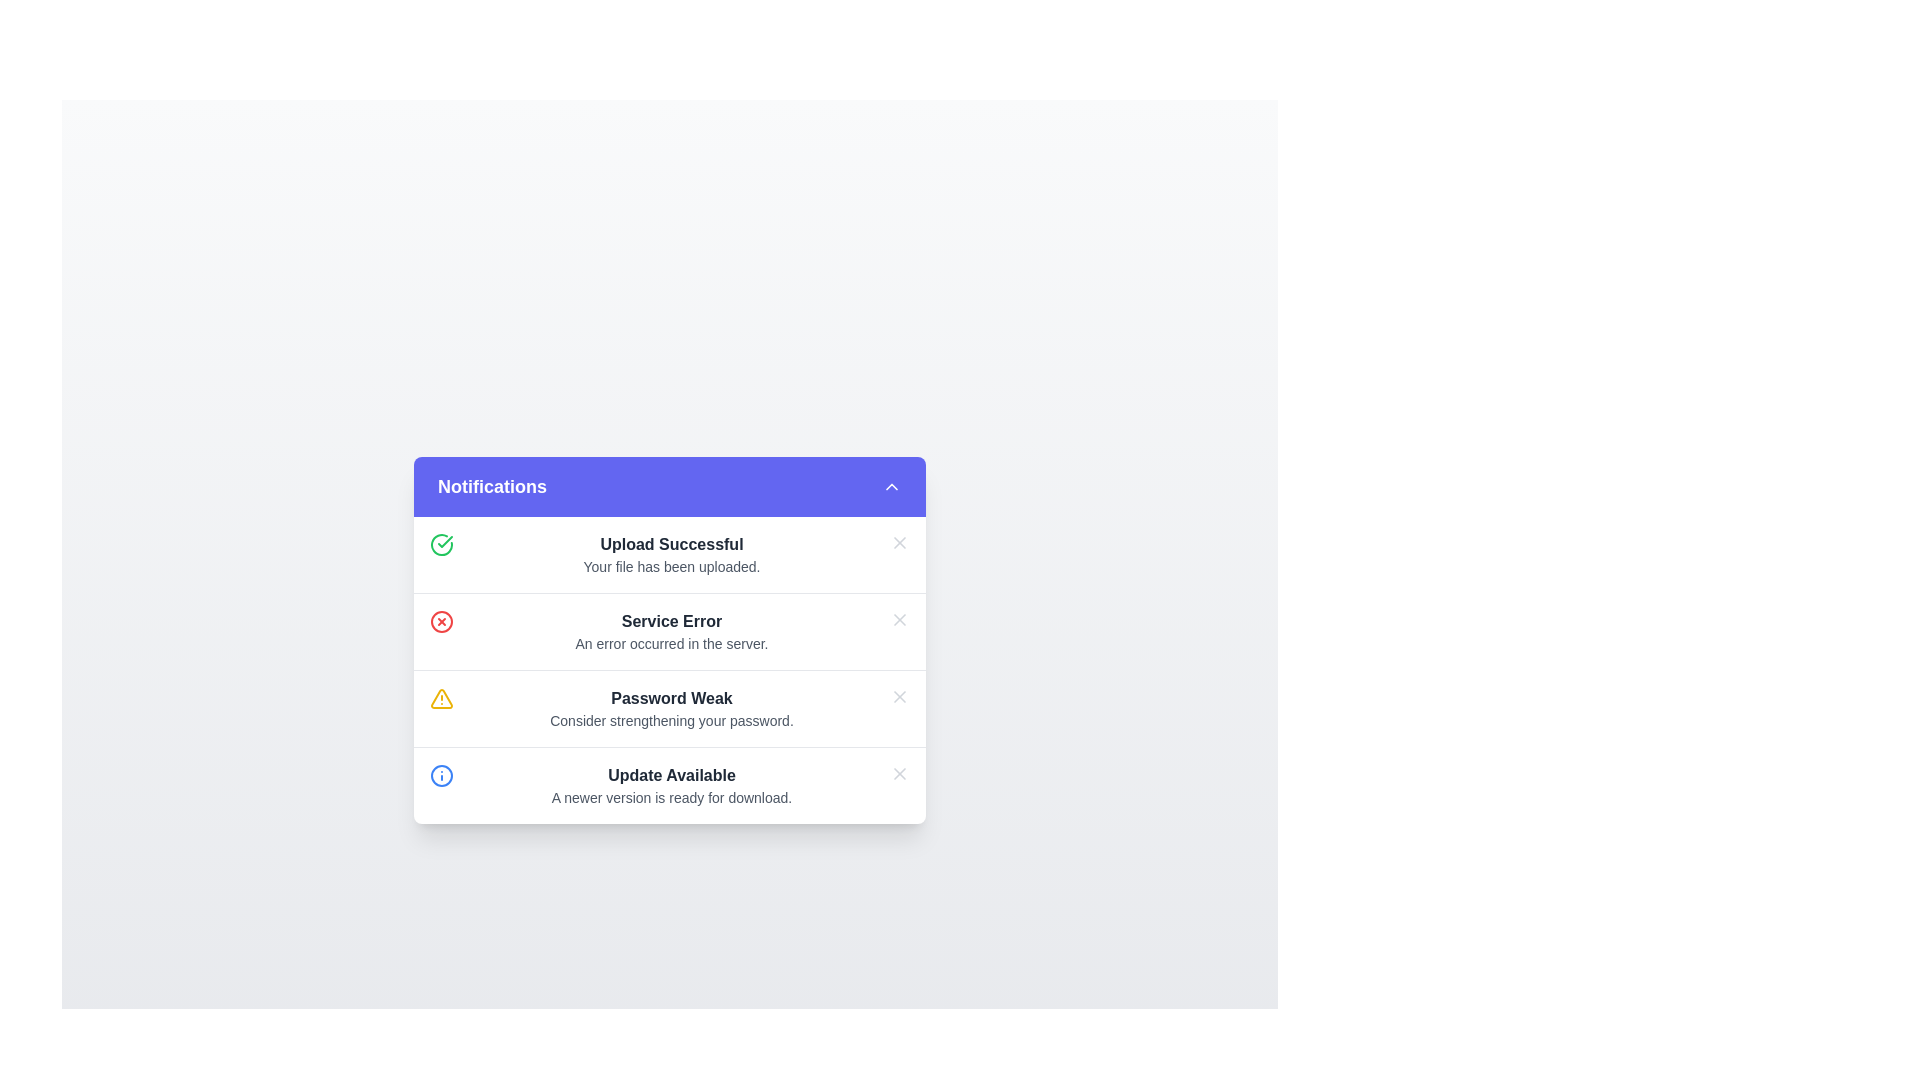  Describe the element at coordinates (670, 631) in the screenshot. I see `title 'Service Error' and the description 'An error occurred in the server.' from the notification message displayed in the notifications section` at that location.